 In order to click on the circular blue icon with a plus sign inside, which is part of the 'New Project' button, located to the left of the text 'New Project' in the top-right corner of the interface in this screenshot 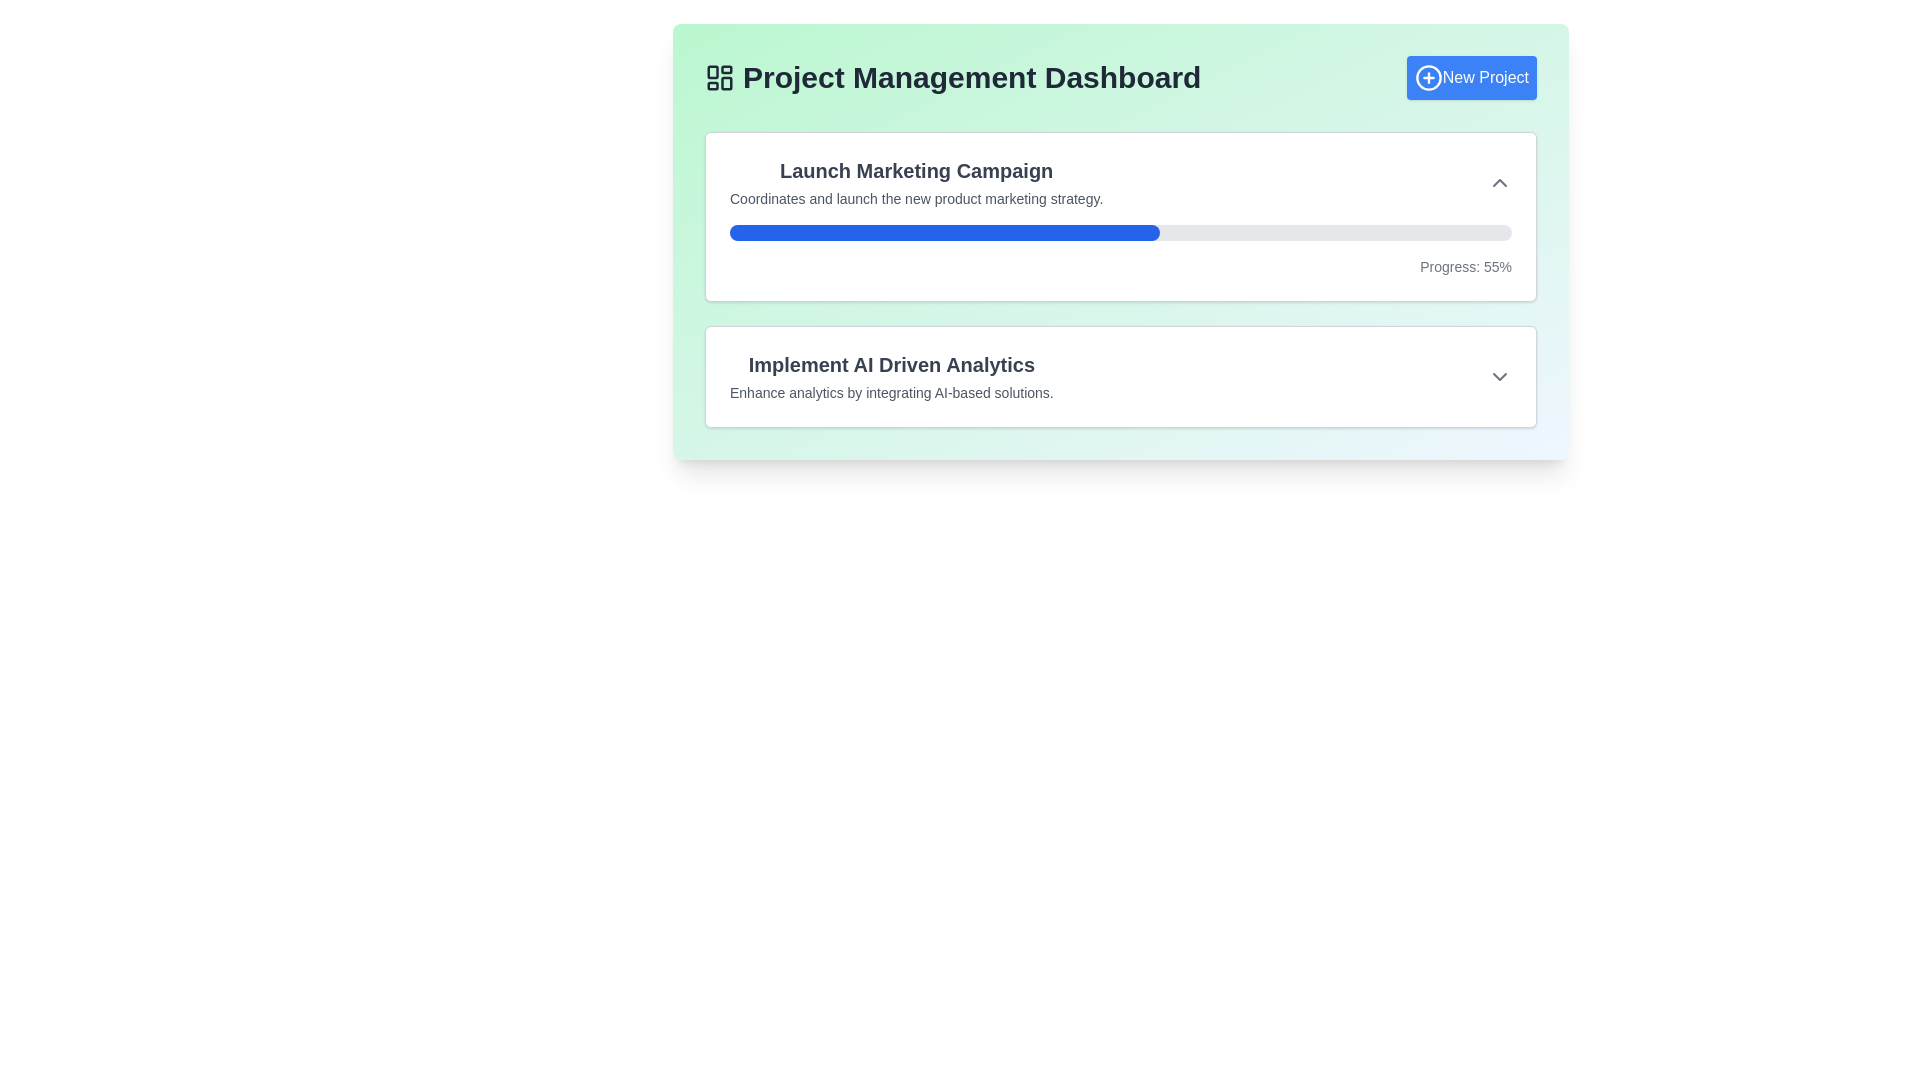, I will do `click(1427, 76)`.